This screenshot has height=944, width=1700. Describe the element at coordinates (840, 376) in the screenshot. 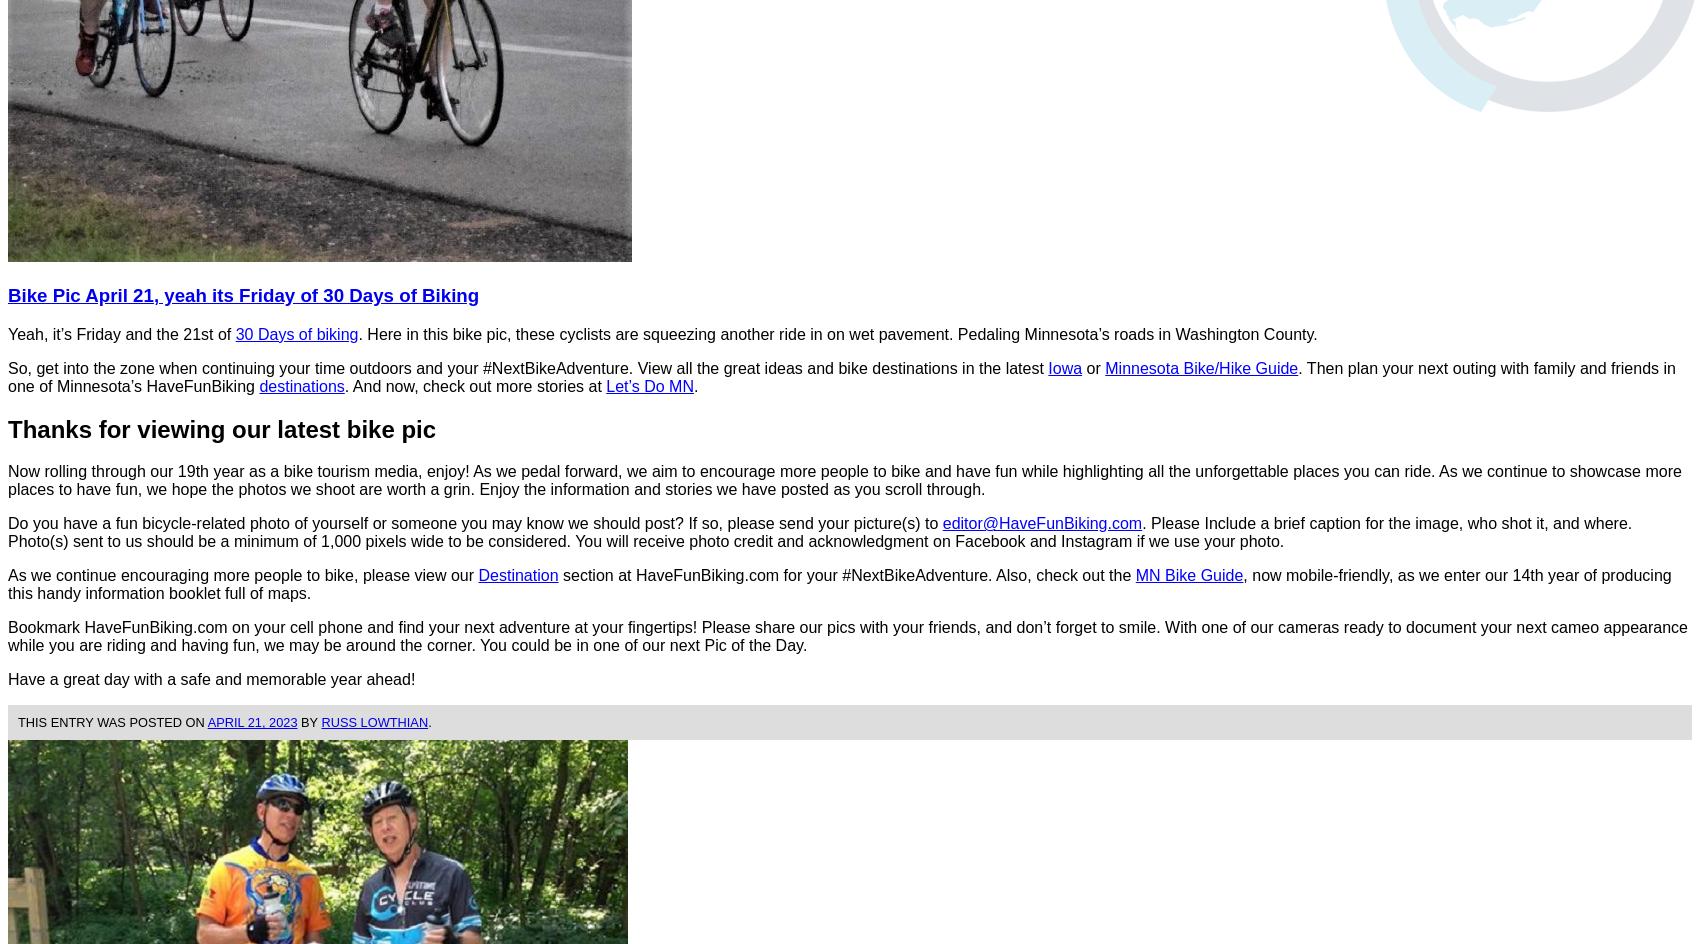

I see `'. Then plan your next outing with family and friends in one of Minnesota’s HaveFunBiking'` at that location.